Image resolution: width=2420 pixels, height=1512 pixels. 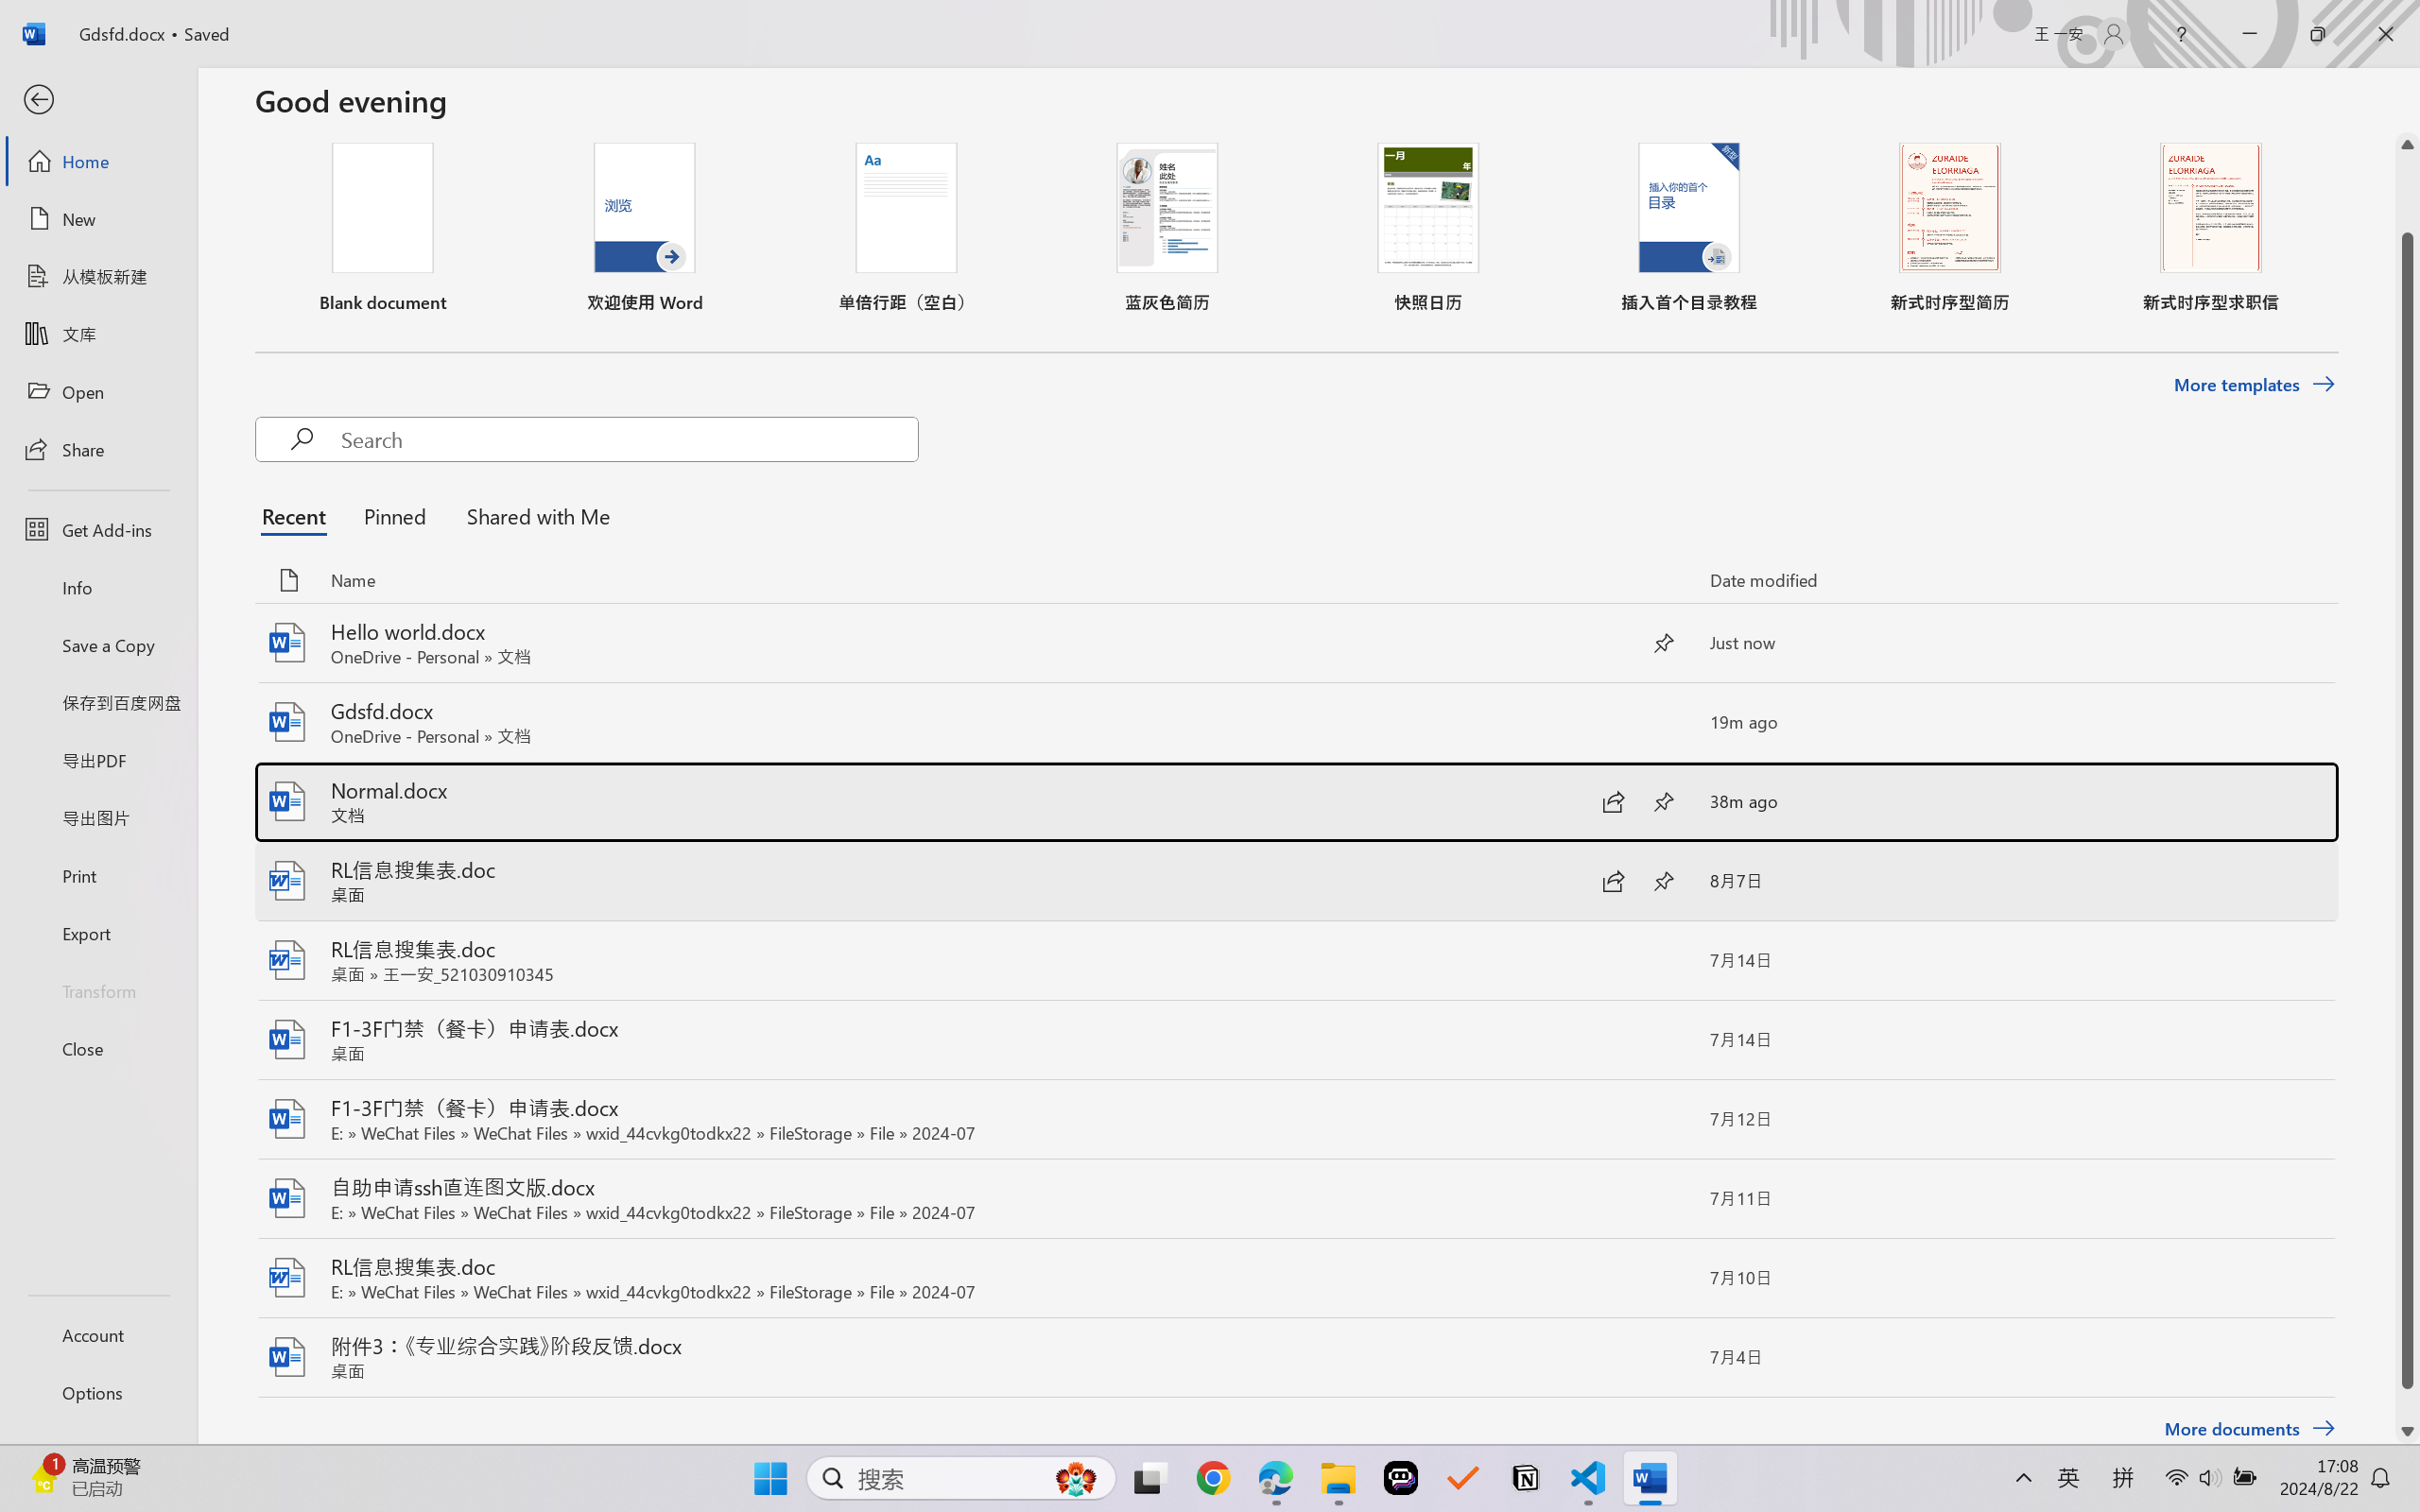 I want to click on 'Options', so click(x=97, y=1391).